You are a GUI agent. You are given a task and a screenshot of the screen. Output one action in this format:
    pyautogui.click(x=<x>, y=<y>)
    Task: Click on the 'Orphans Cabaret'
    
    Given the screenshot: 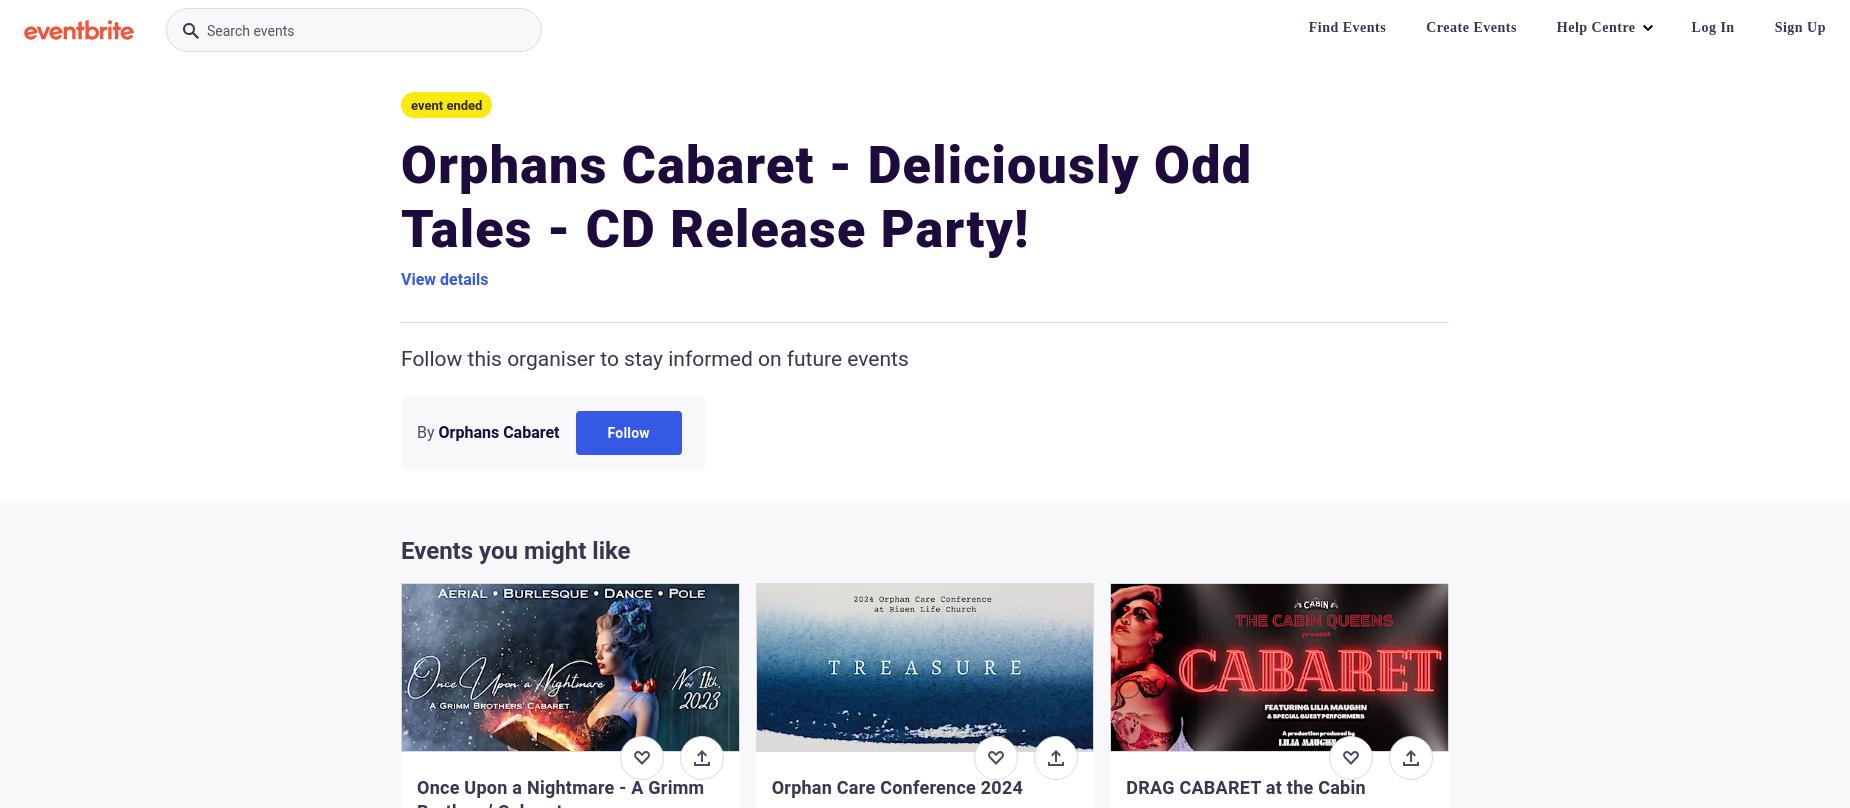 What is the action you would take?
    pyautogui.click(x=437, y=432)
    